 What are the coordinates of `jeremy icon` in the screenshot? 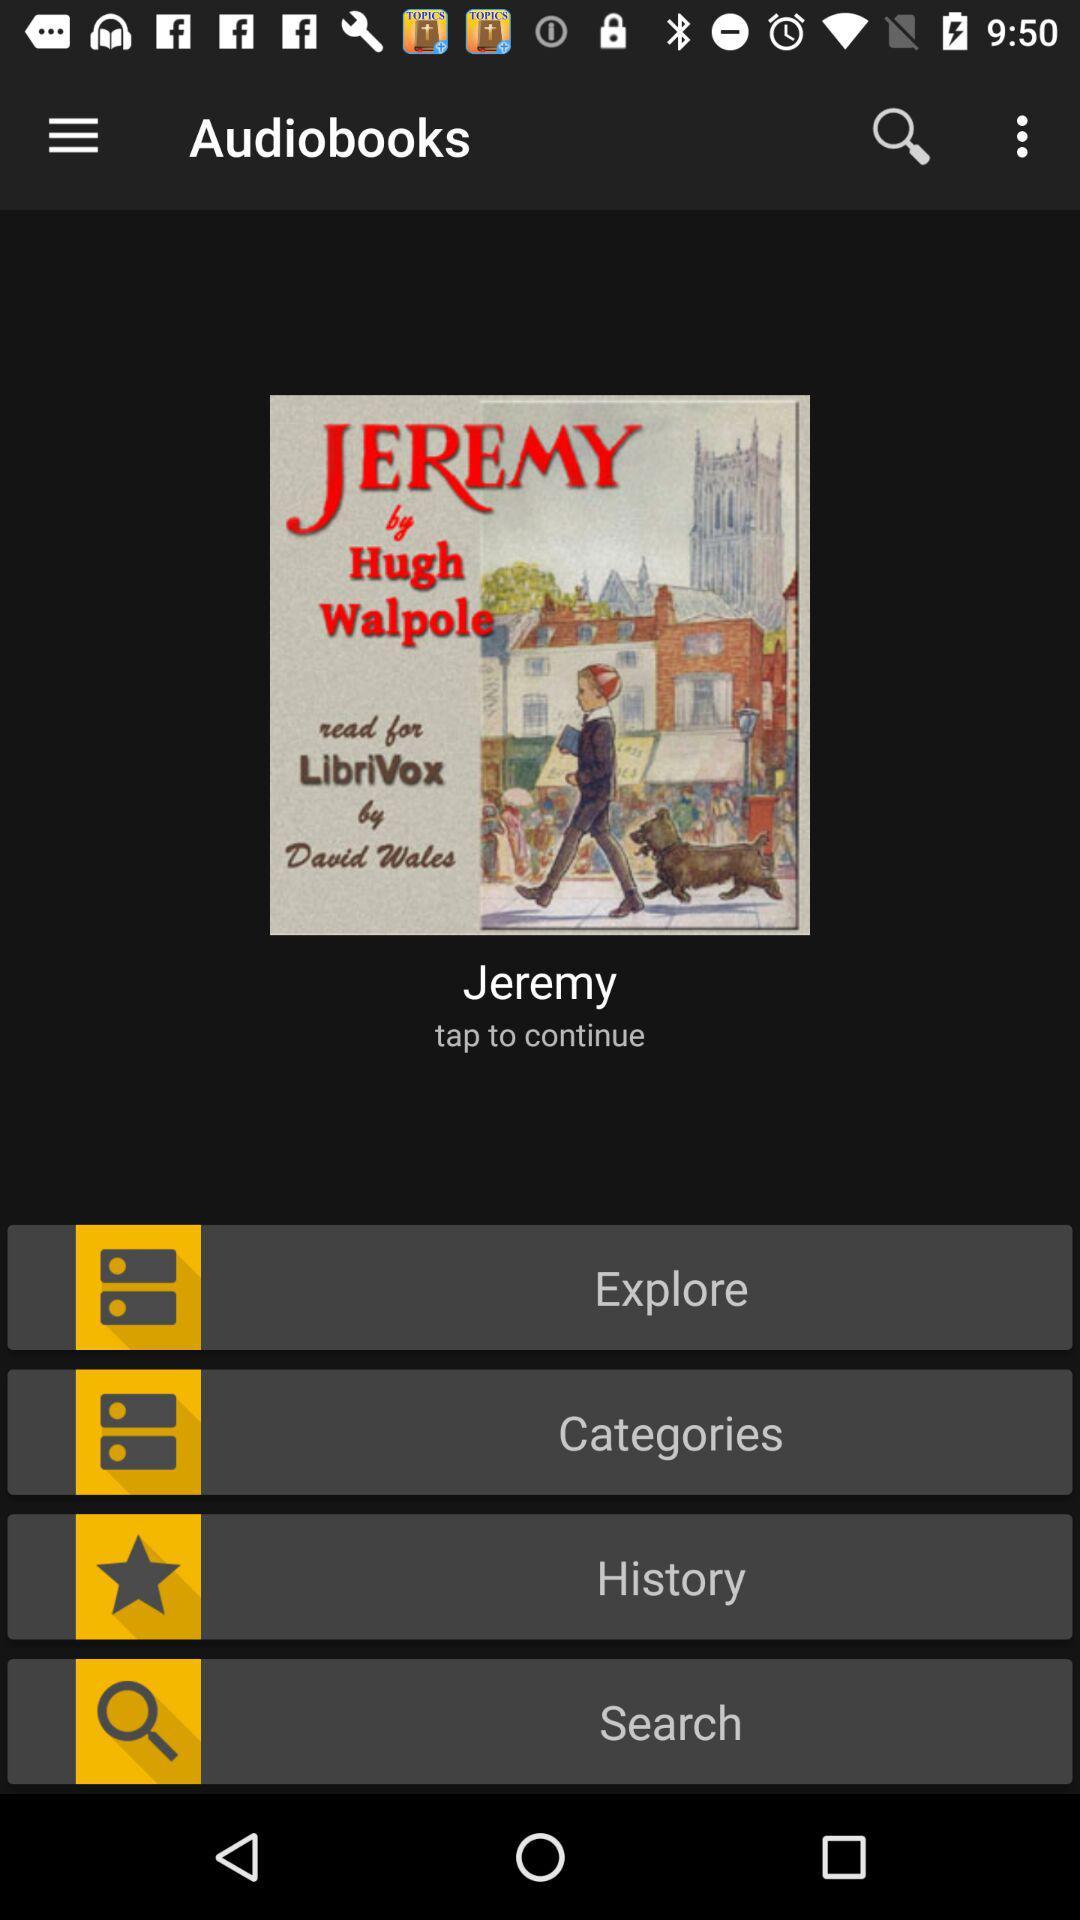 It's located at (540, 980).